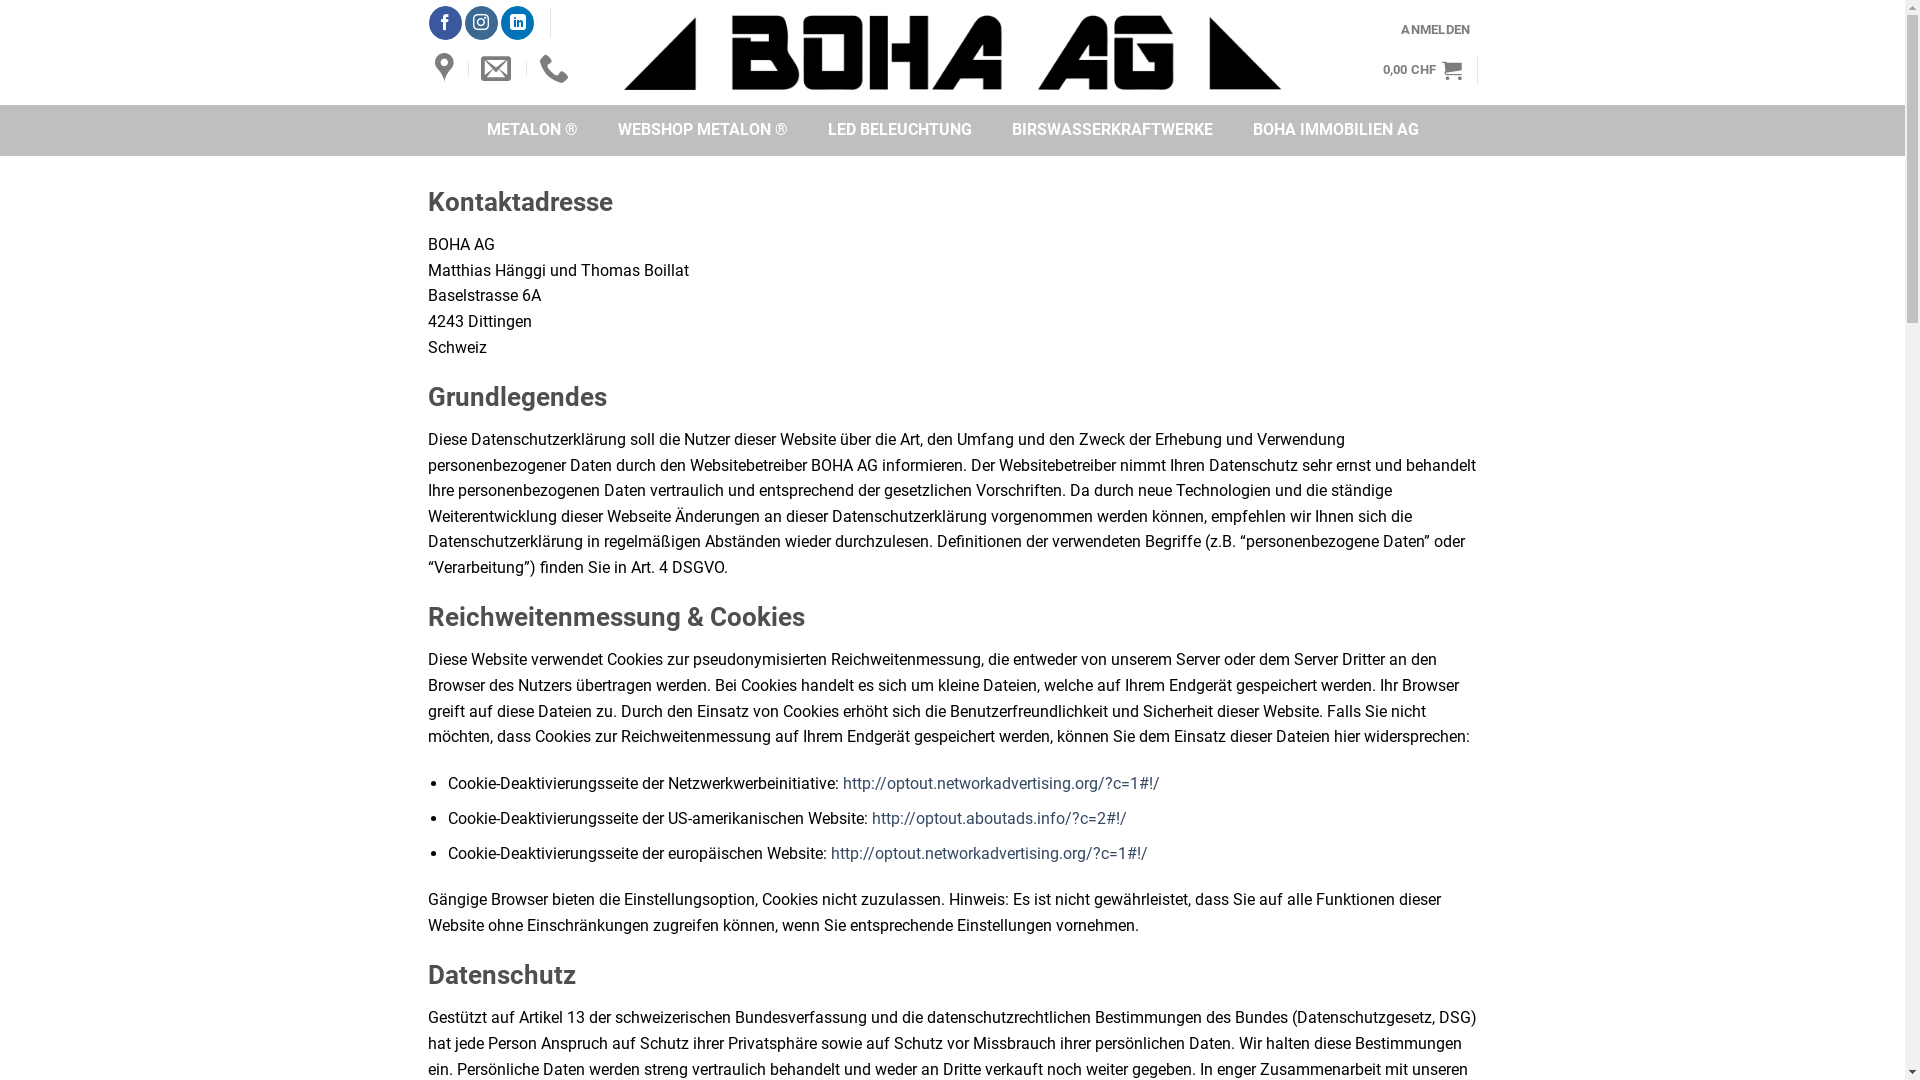 The image size is (1920, 1080). Describe the element at coordinates (899, 130) in the screenshot. I see `'LED BELEUCHTUNG'` at that location.